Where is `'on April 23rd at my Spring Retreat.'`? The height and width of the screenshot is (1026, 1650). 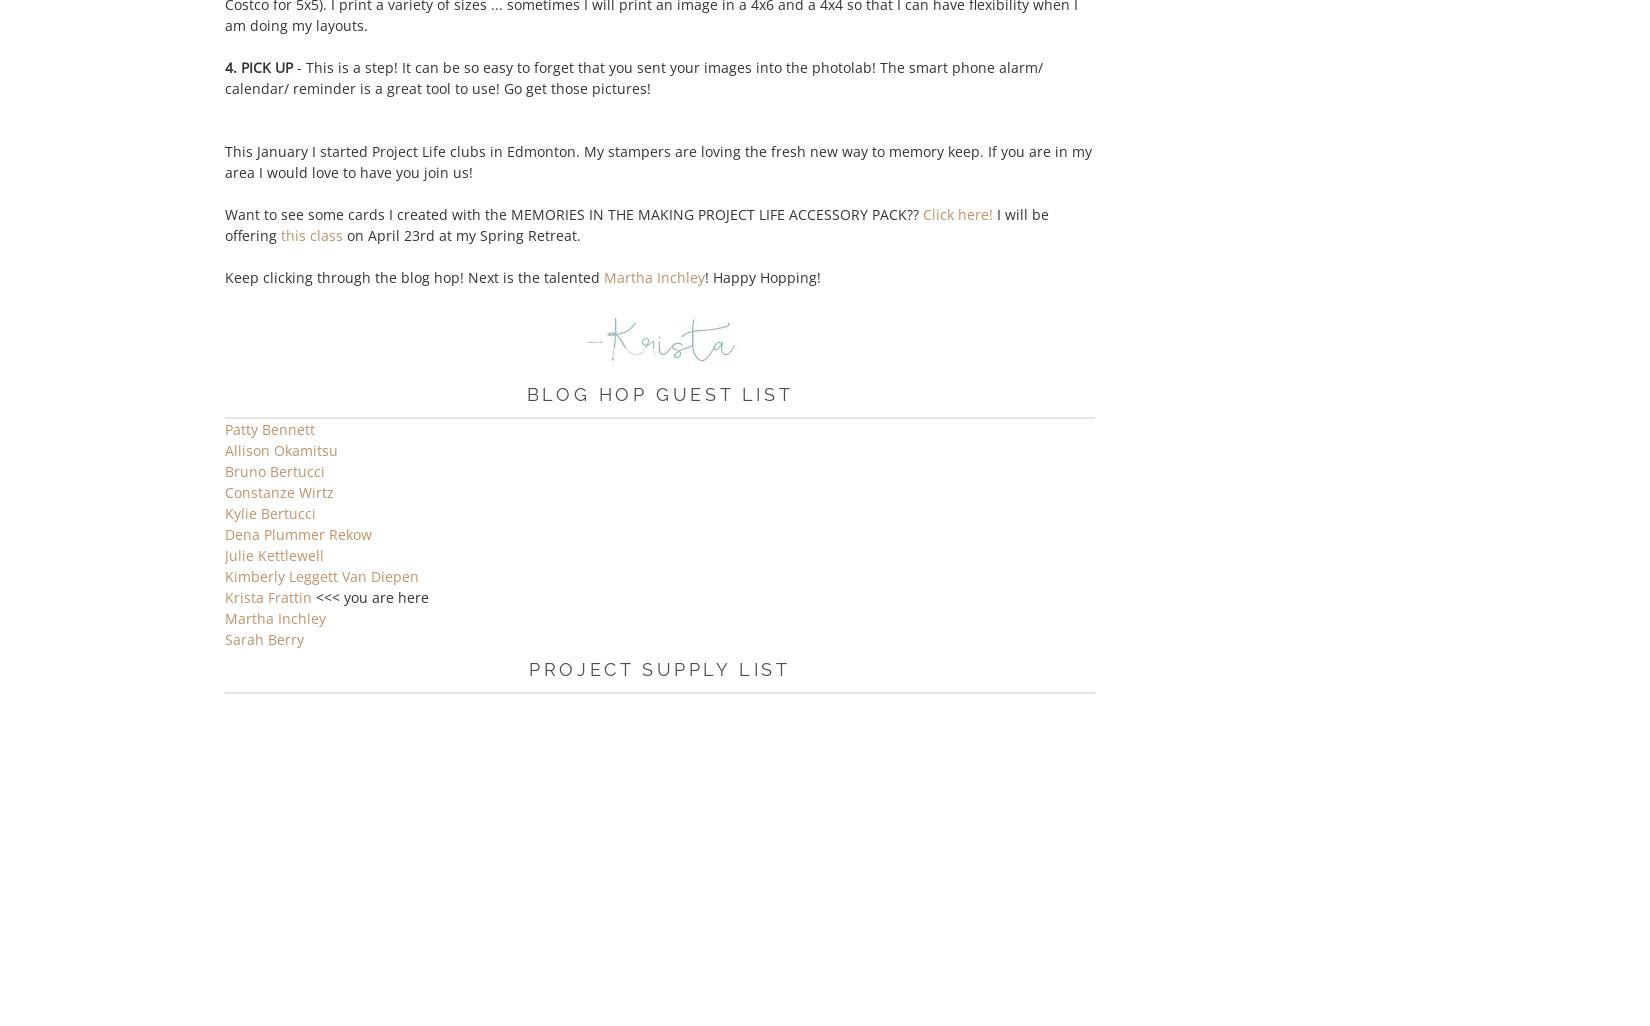
'on April 23rd at my Spring Retreat.' is located at coordinates (461, 235).